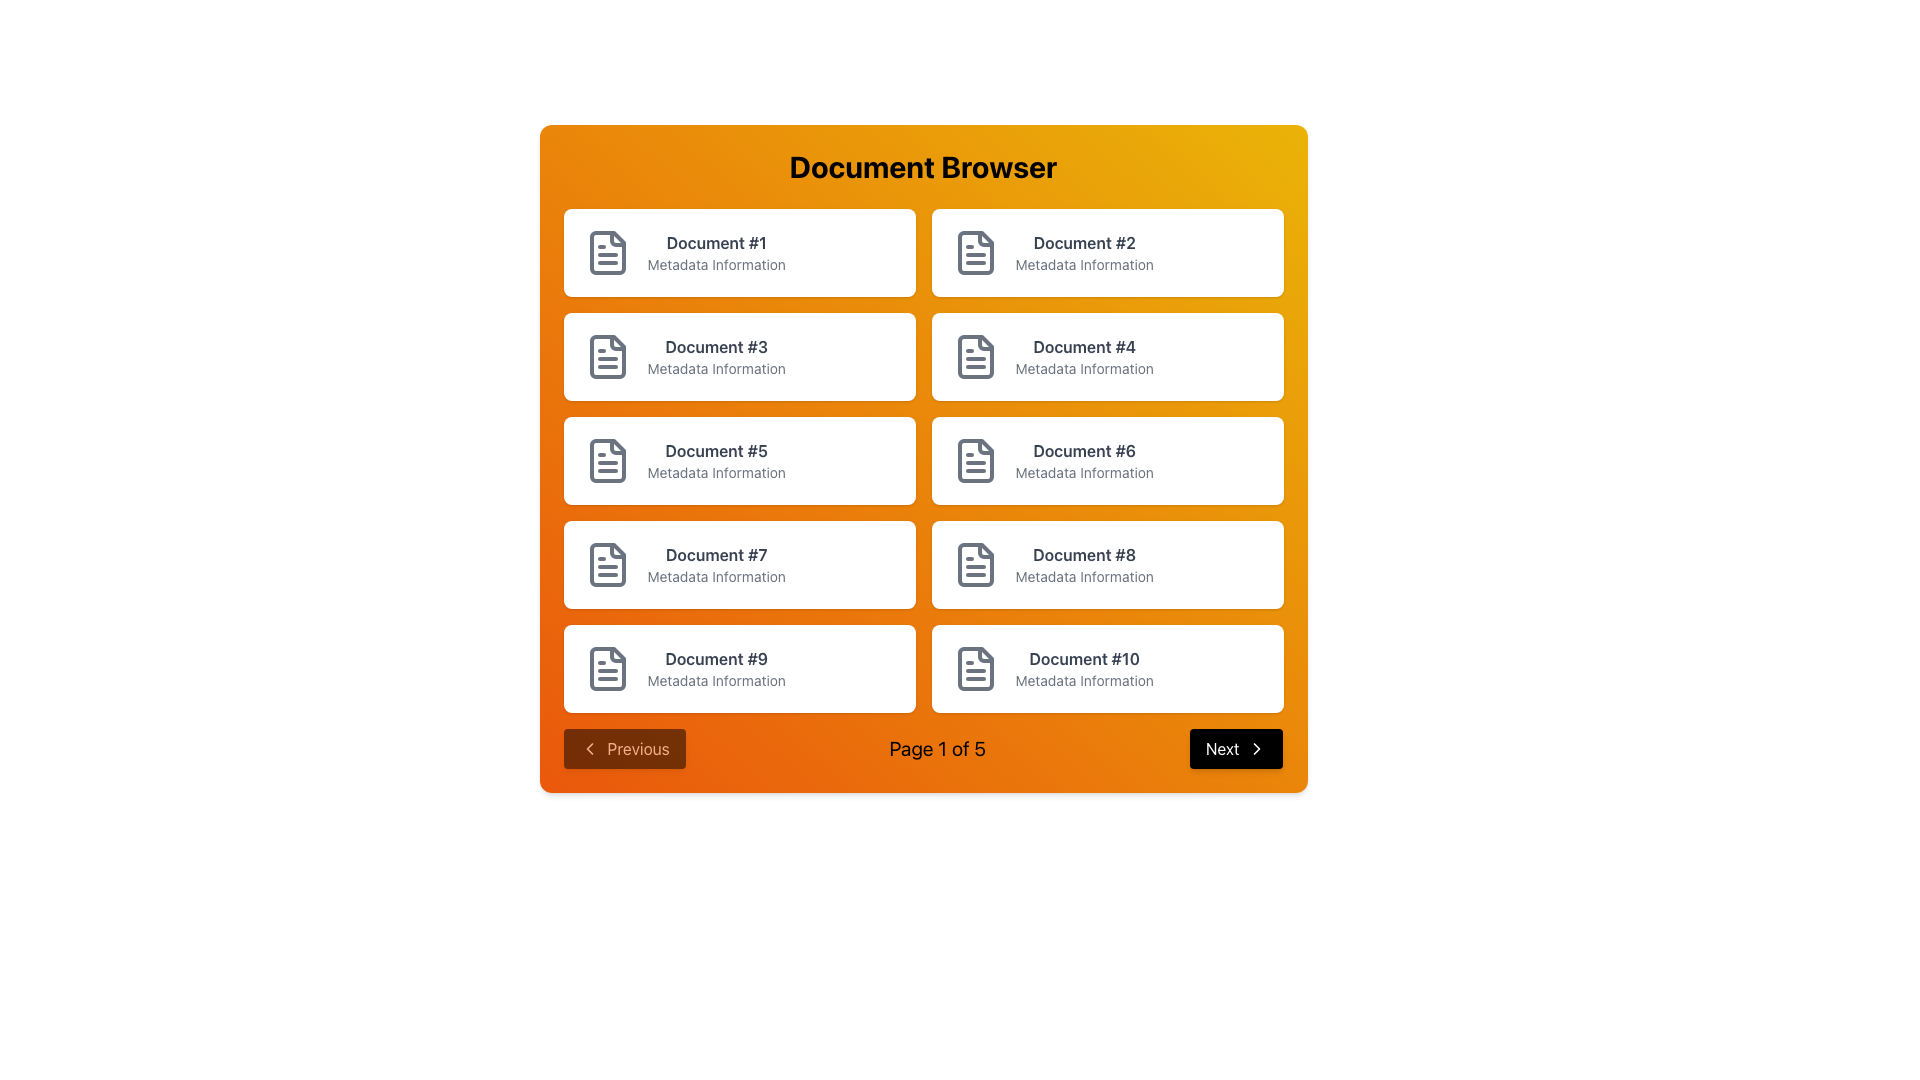 Image resolution: width=1920 pixels, height=1080 pixels. What do you see at coordinates (985, 238) in the screenshot?
I see `the small stroke graphic in the SVG representation of the file icon for 'Document #2', located near the upper-right corner of the icon` at bounding box center [985, 238].